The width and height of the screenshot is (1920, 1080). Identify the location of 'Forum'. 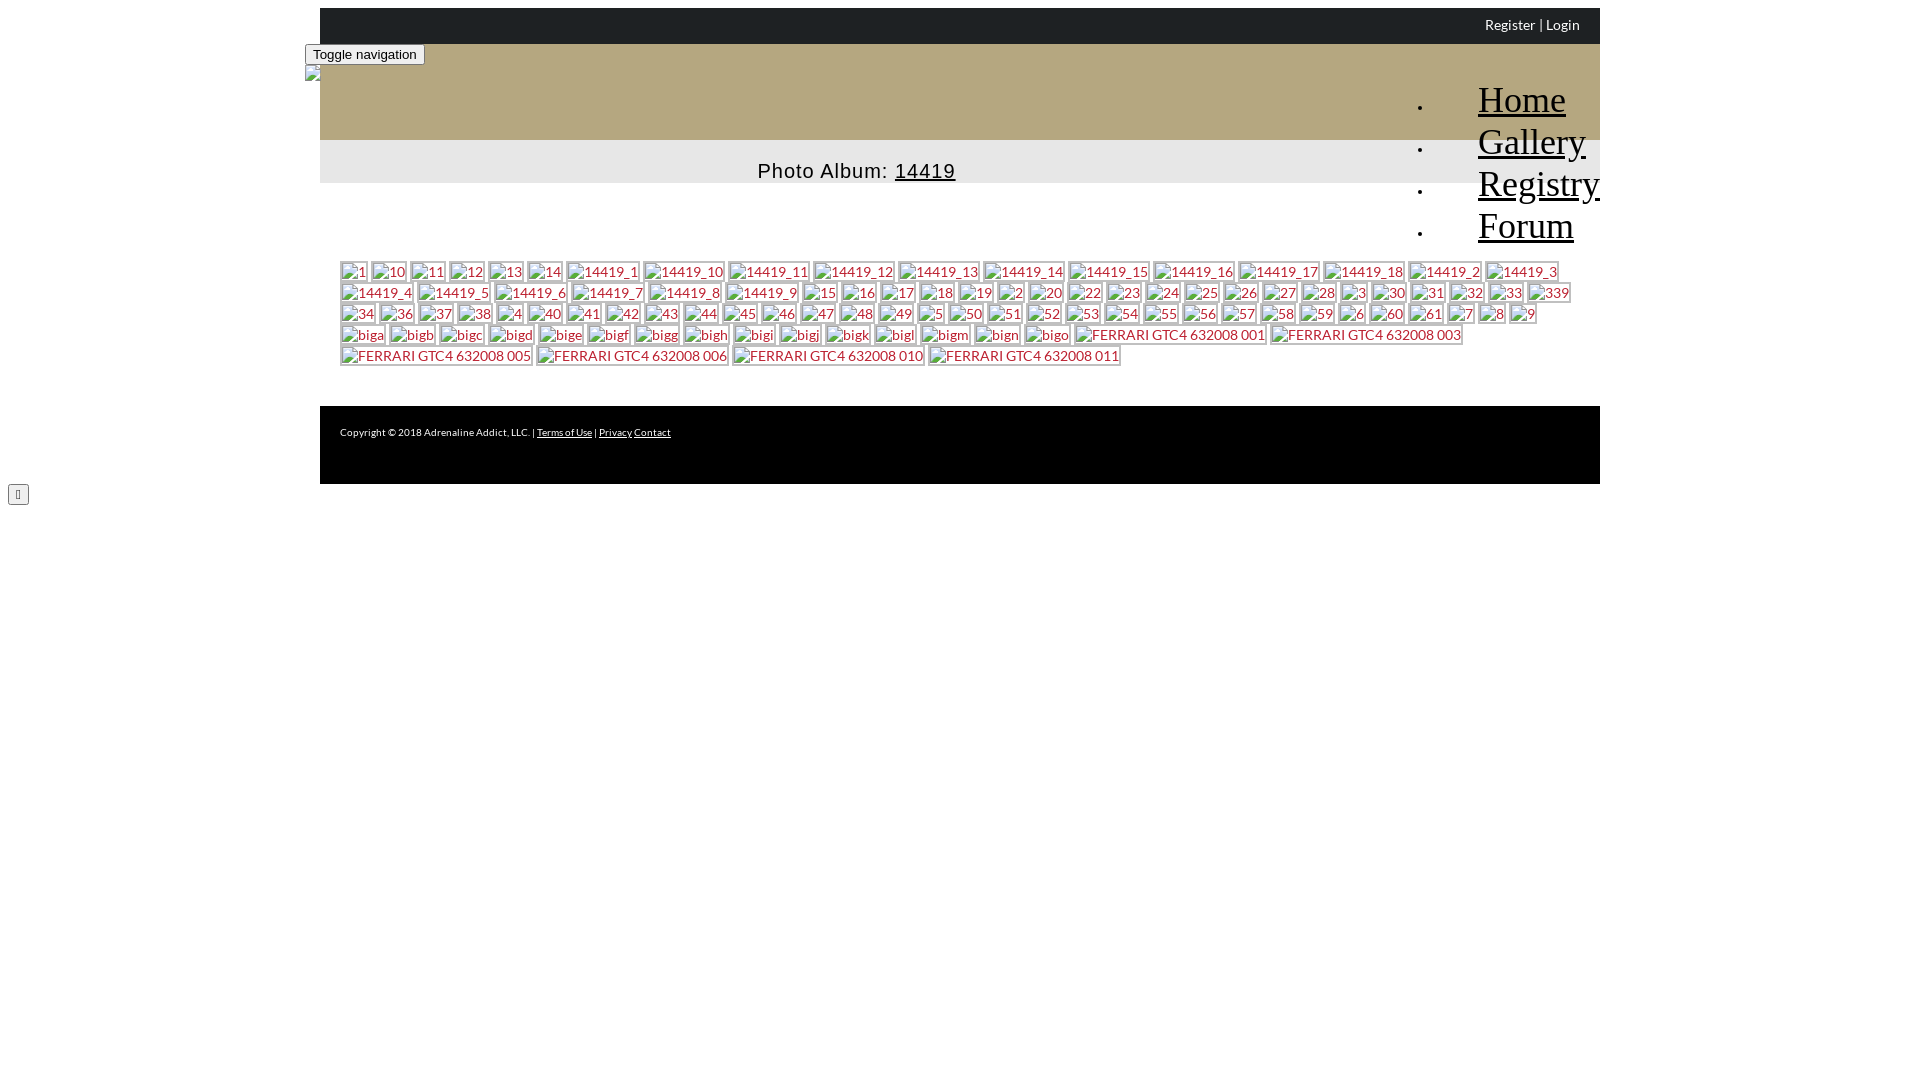
(1503, 208).